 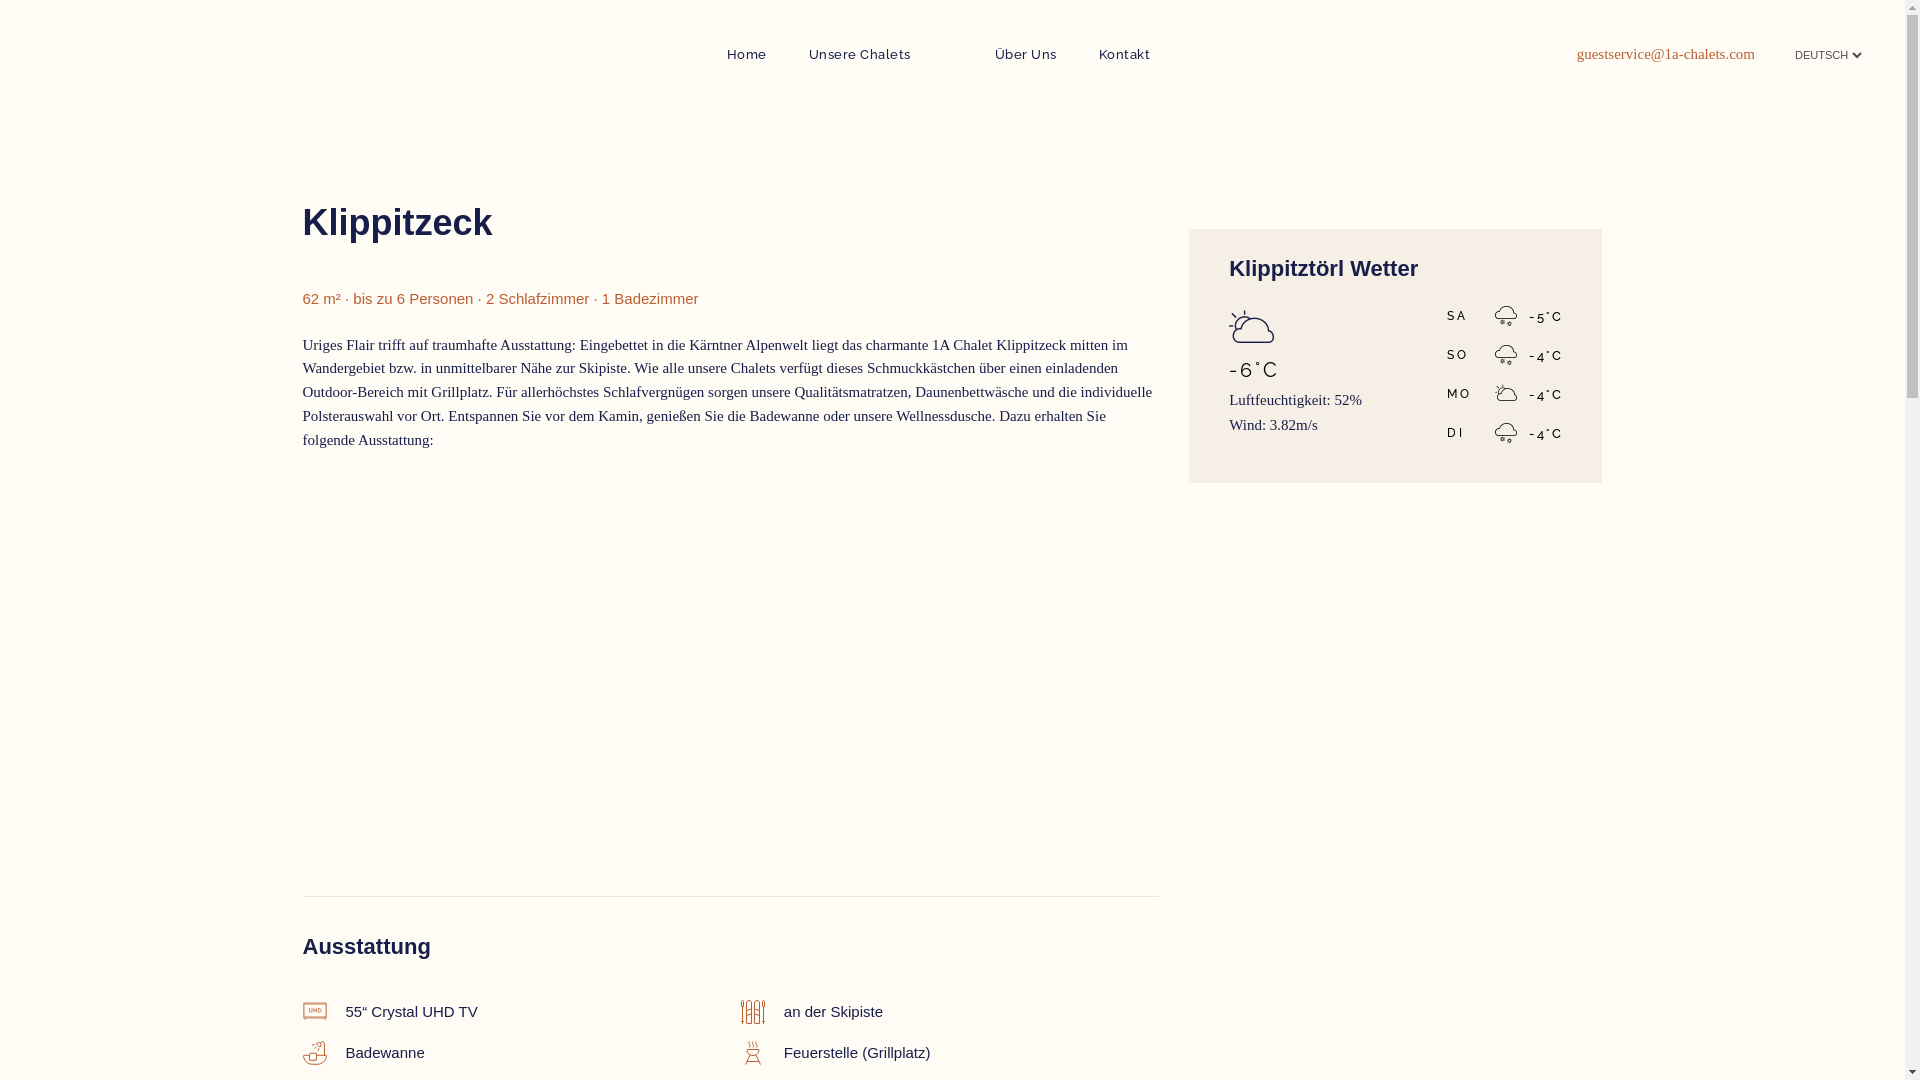 What do you see at coordinates (859, 53) in the screenshot?
I see `'Unsere Chalets'` at bounding box center [859, 53].